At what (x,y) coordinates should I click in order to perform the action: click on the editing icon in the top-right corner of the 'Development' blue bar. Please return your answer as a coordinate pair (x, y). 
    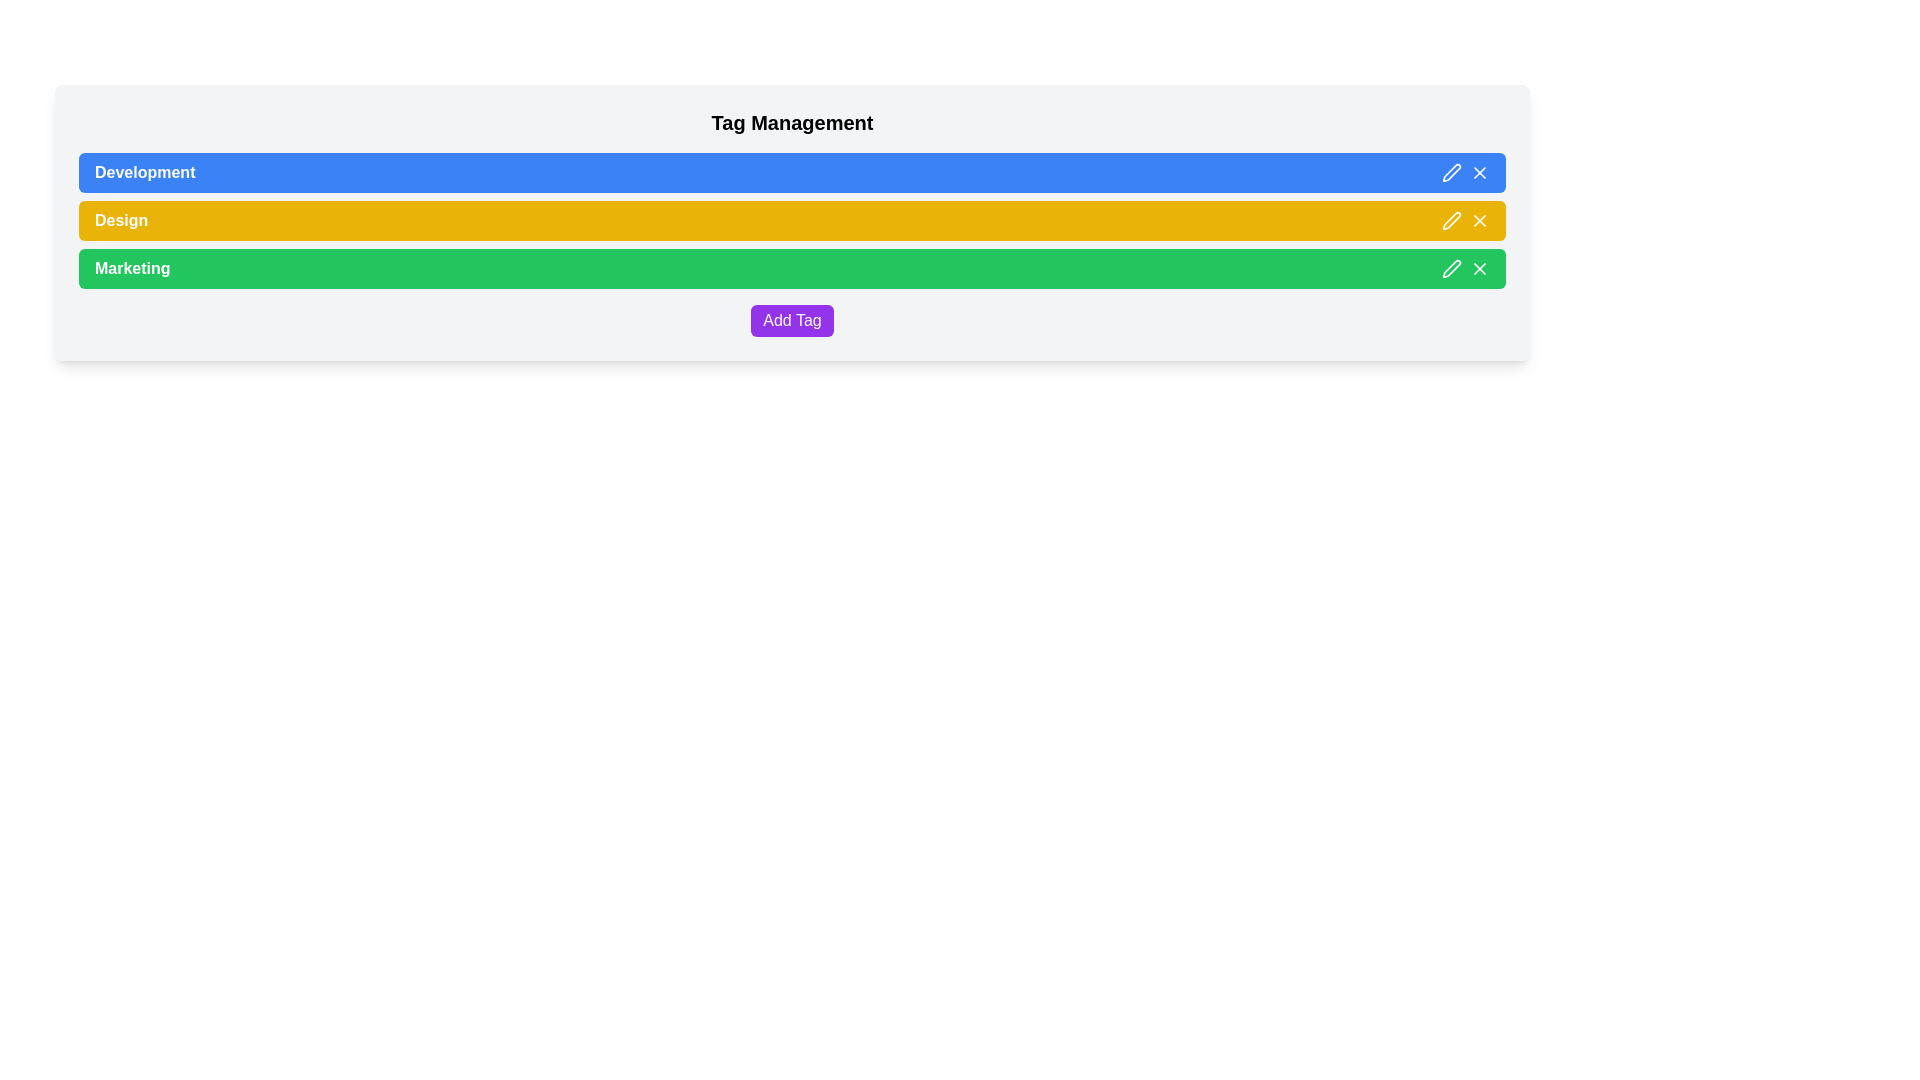
    Looking at the image, I should click on (1451, 171).